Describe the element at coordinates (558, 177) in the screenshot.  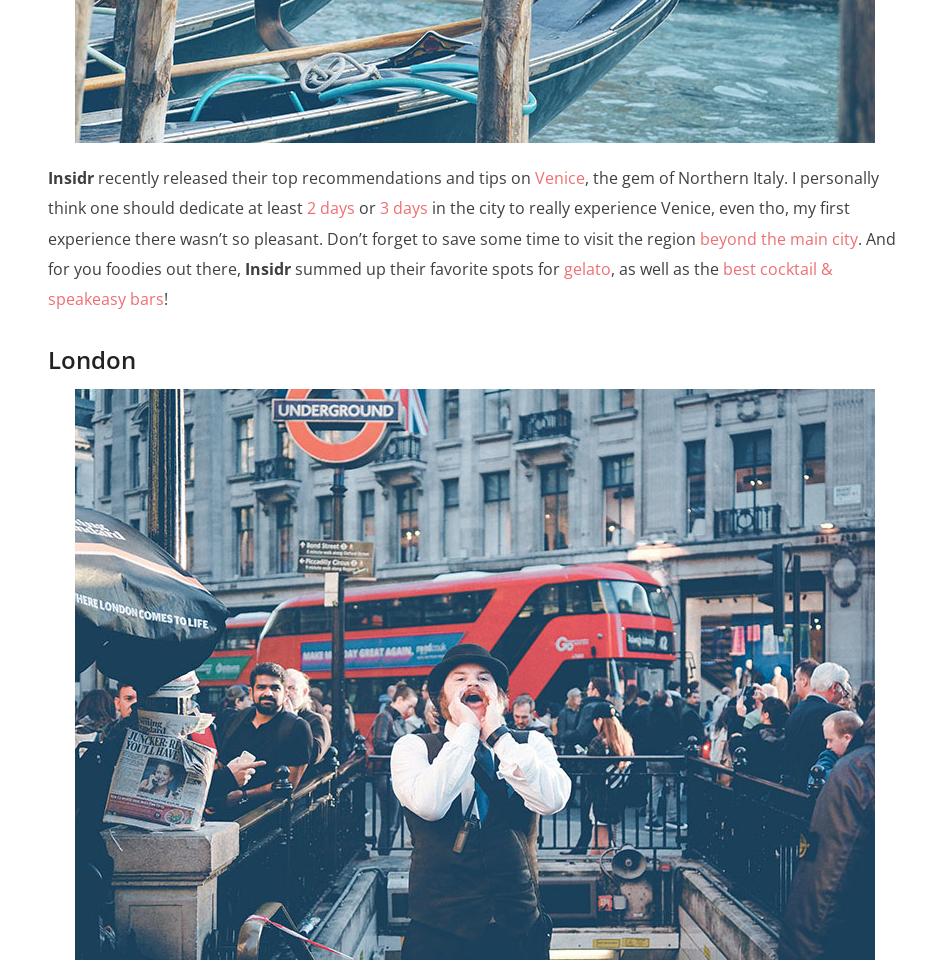
I see `'Venice'` at that location.